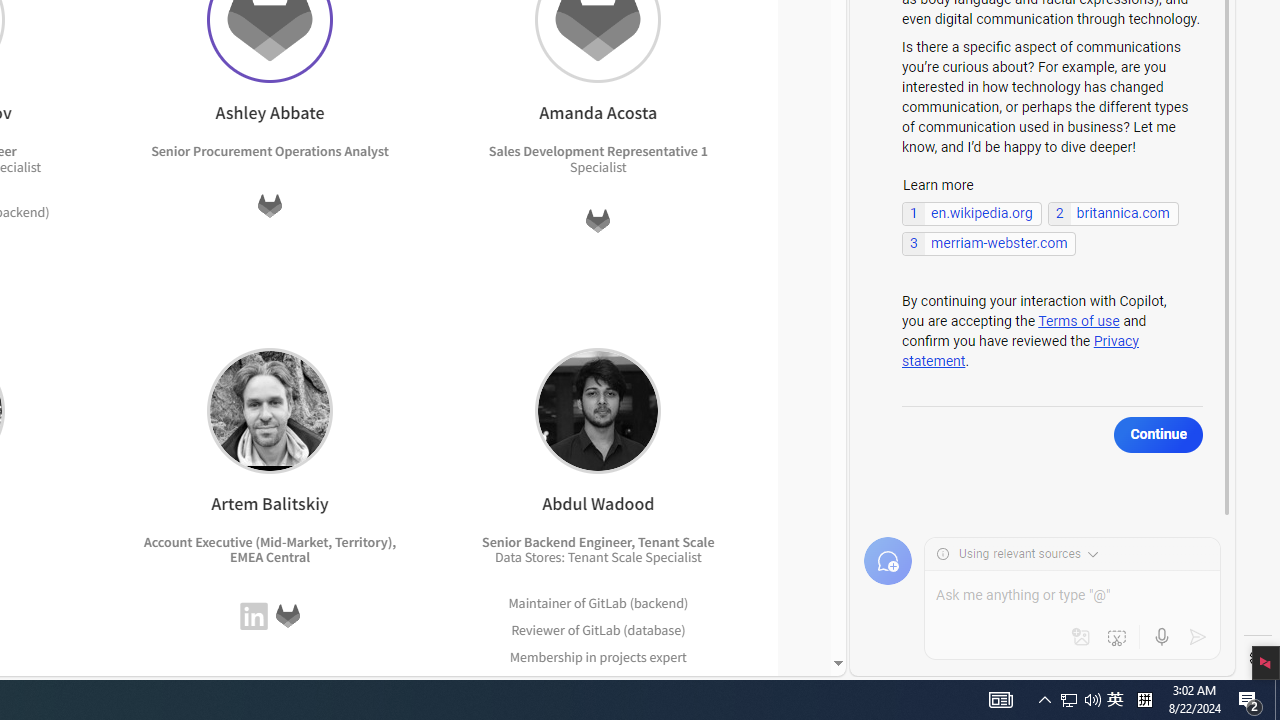 Image resolution: width=1280 pixels, height=720 pixels. What do you see at coordinates (577, 682) in the screenshot?
I see `'Membership in groups'` at bounding box center [577, 682].